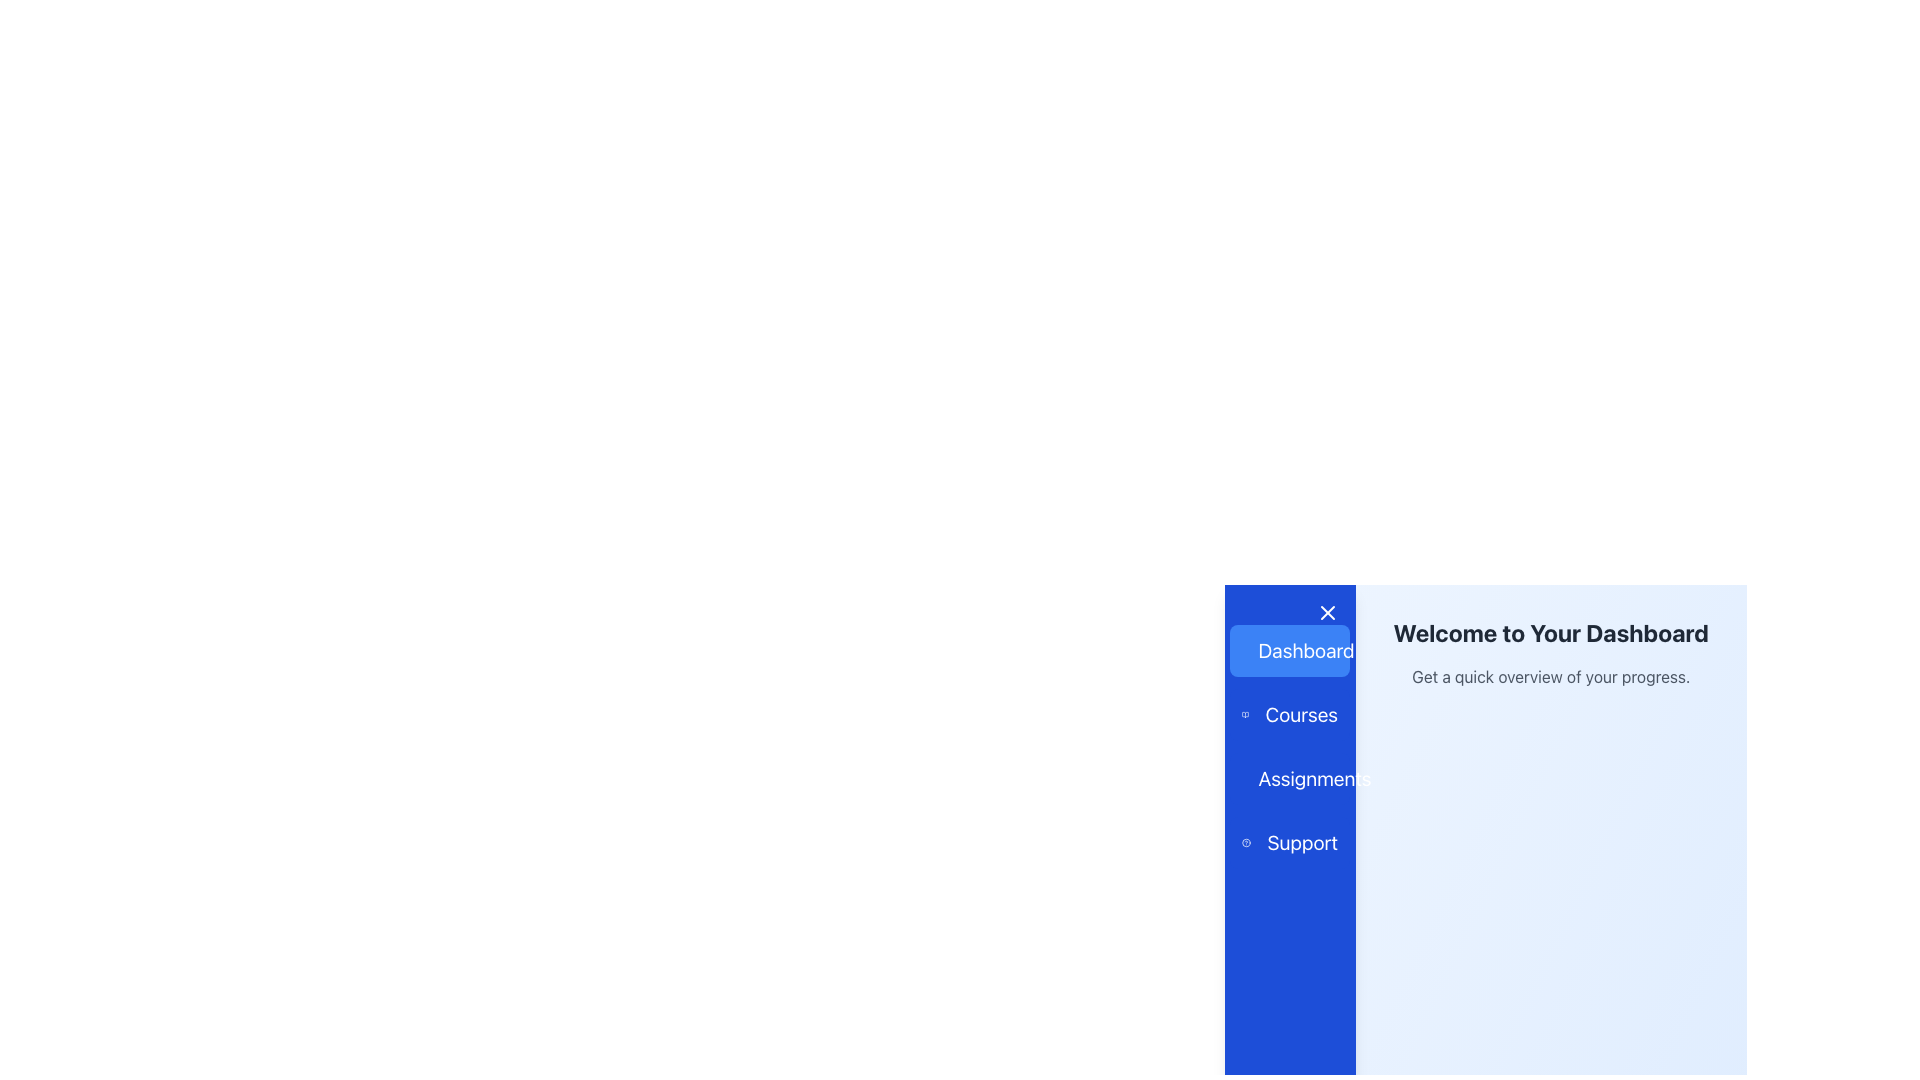  I want to click on the 'Dashboard' icon located in the left-side menu panel, positioned beside the 'Dashboard' label, so click(1253, 650).